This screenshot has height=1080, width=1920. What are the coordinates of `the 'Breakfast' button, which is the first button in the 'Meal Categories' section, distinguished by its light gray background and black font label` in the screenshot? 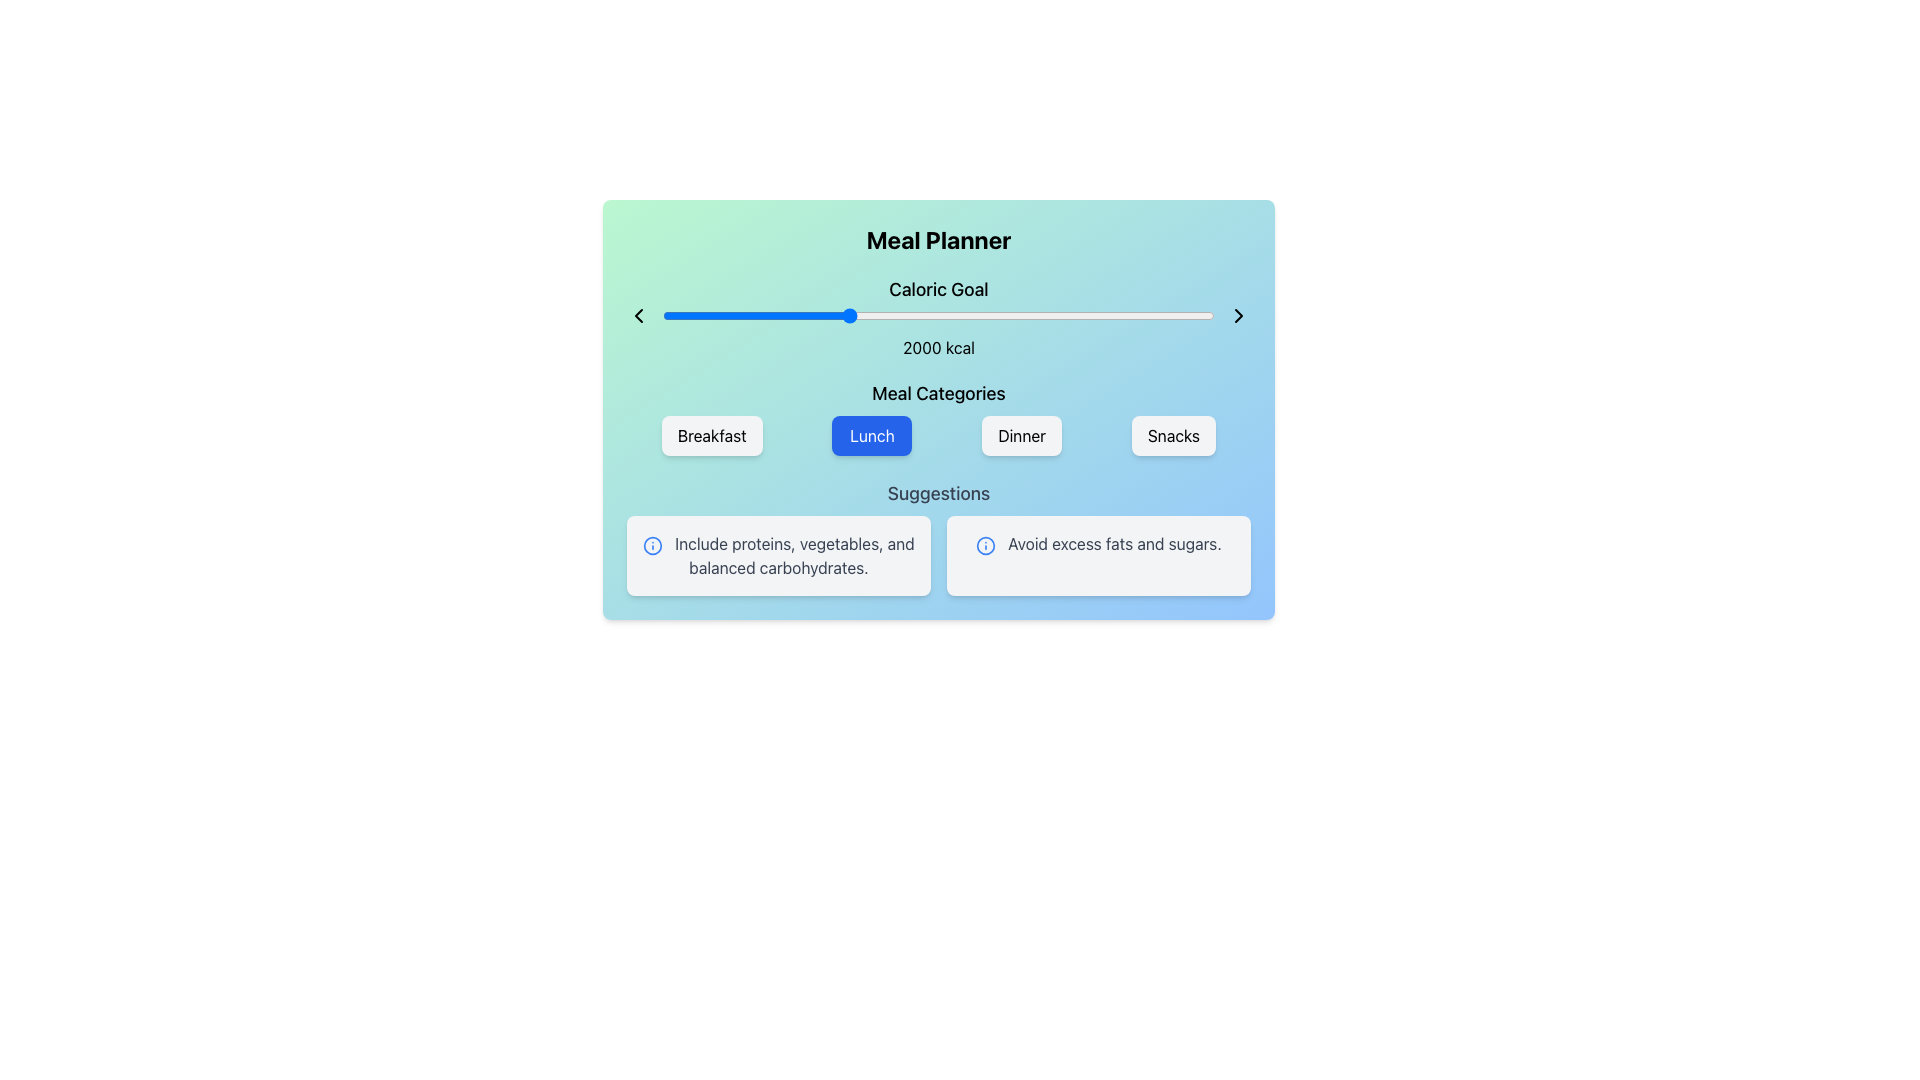 It's located at (712, 434).